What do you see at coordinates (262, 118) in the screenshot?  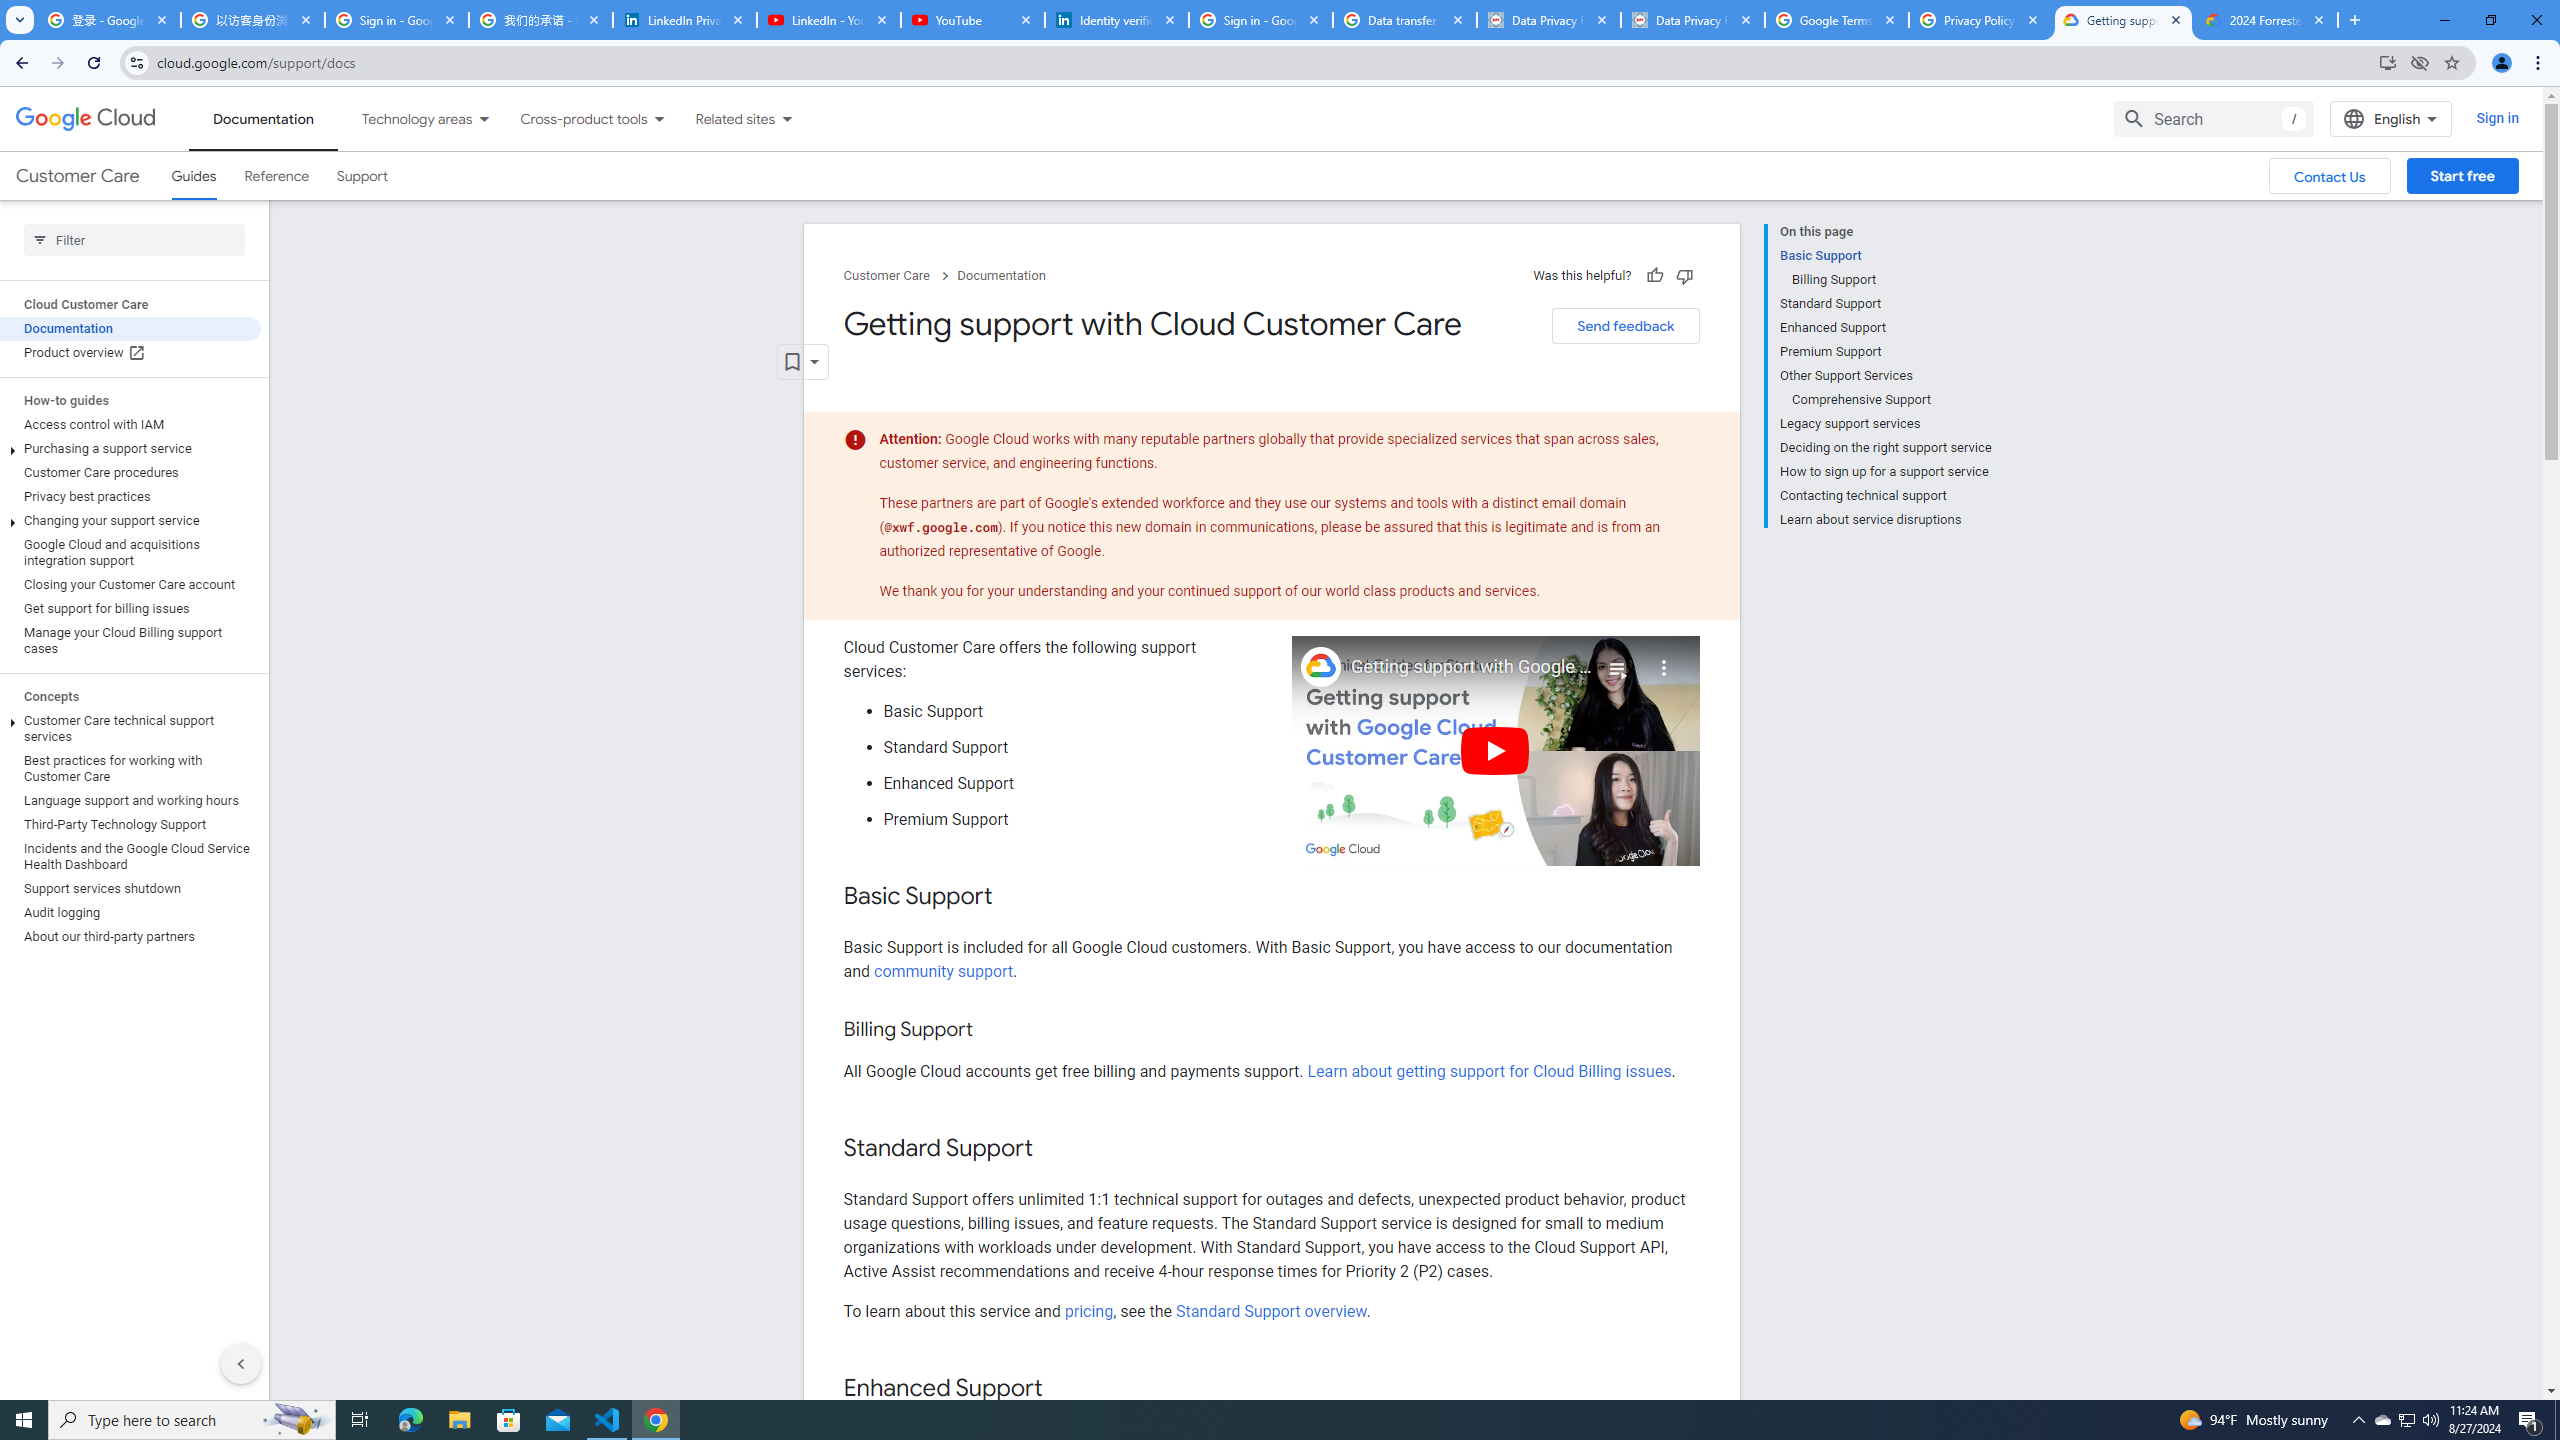 I see `'Documentation, selected'` at bounding box center [262, 118].